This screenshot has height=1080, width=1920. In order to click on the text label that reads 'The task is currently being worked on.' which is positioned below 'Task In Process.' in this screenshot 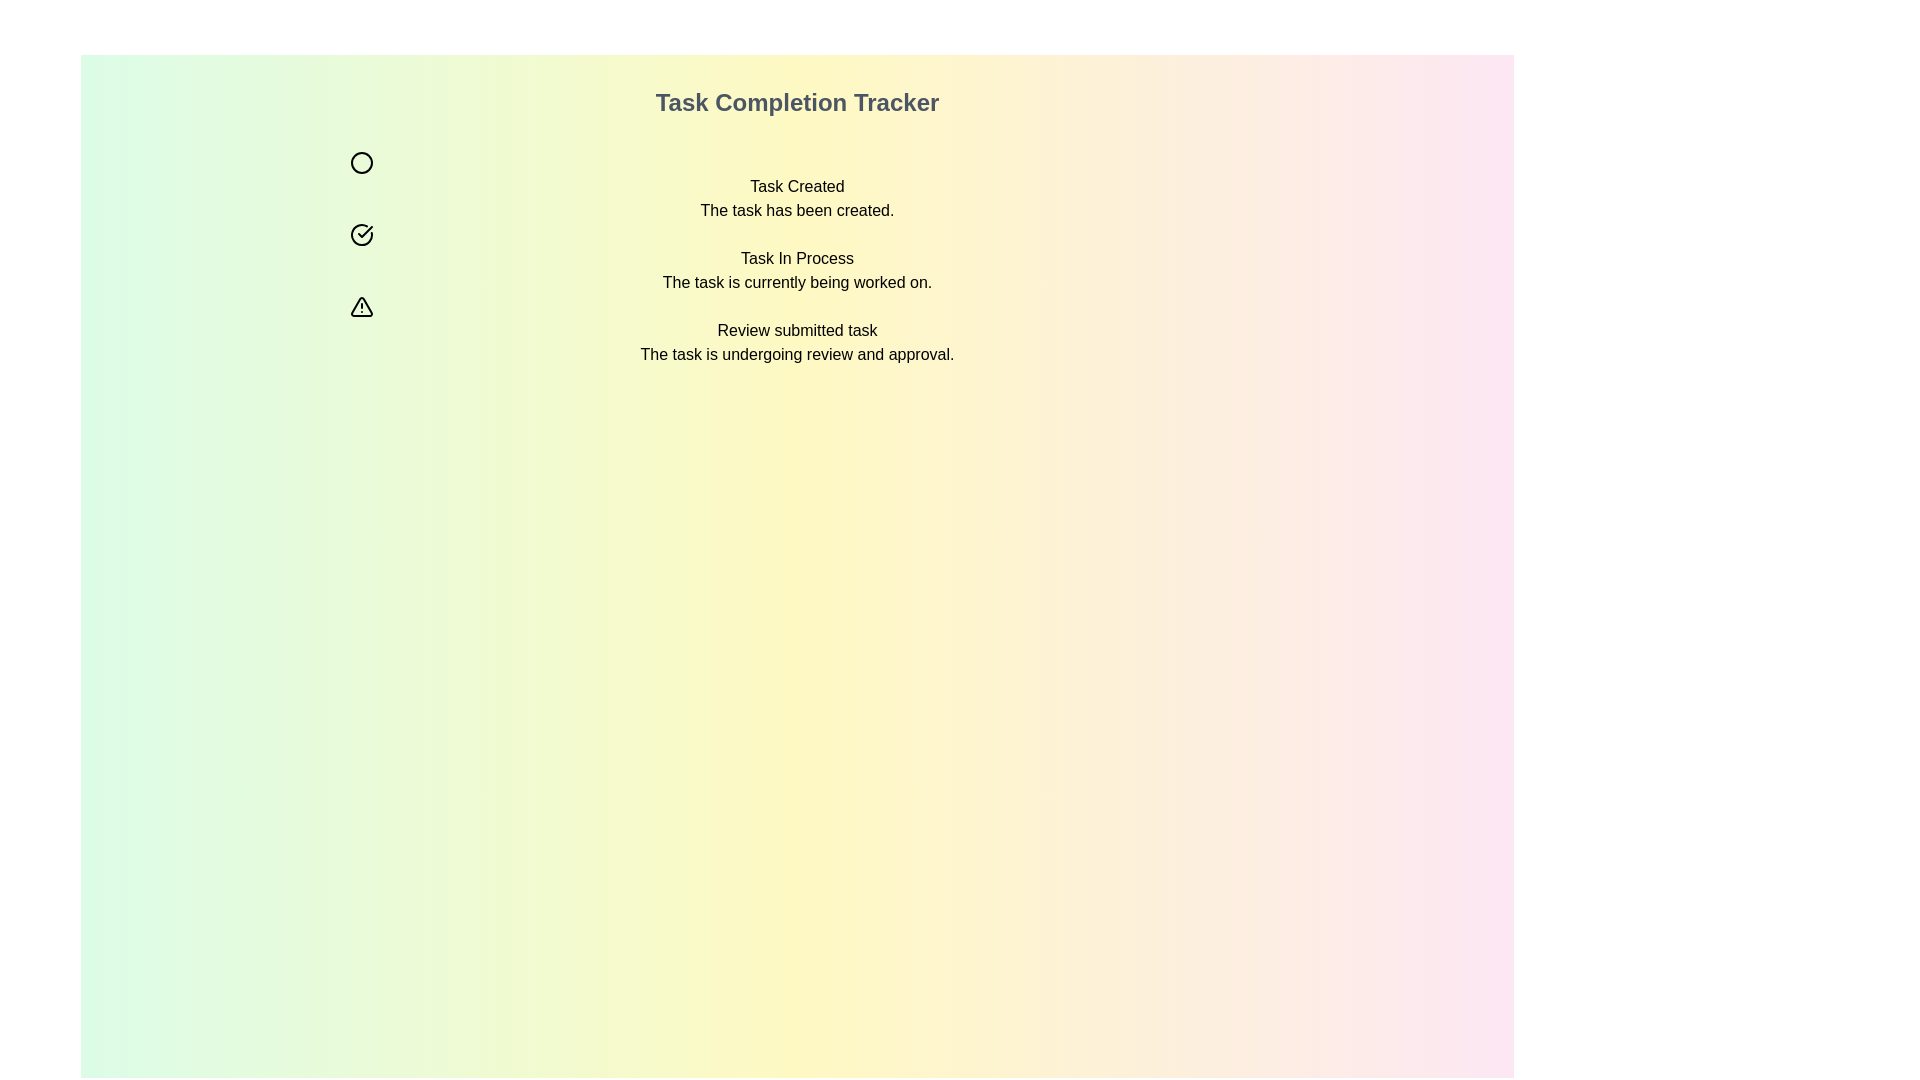, I will do `click(796, 282)`.